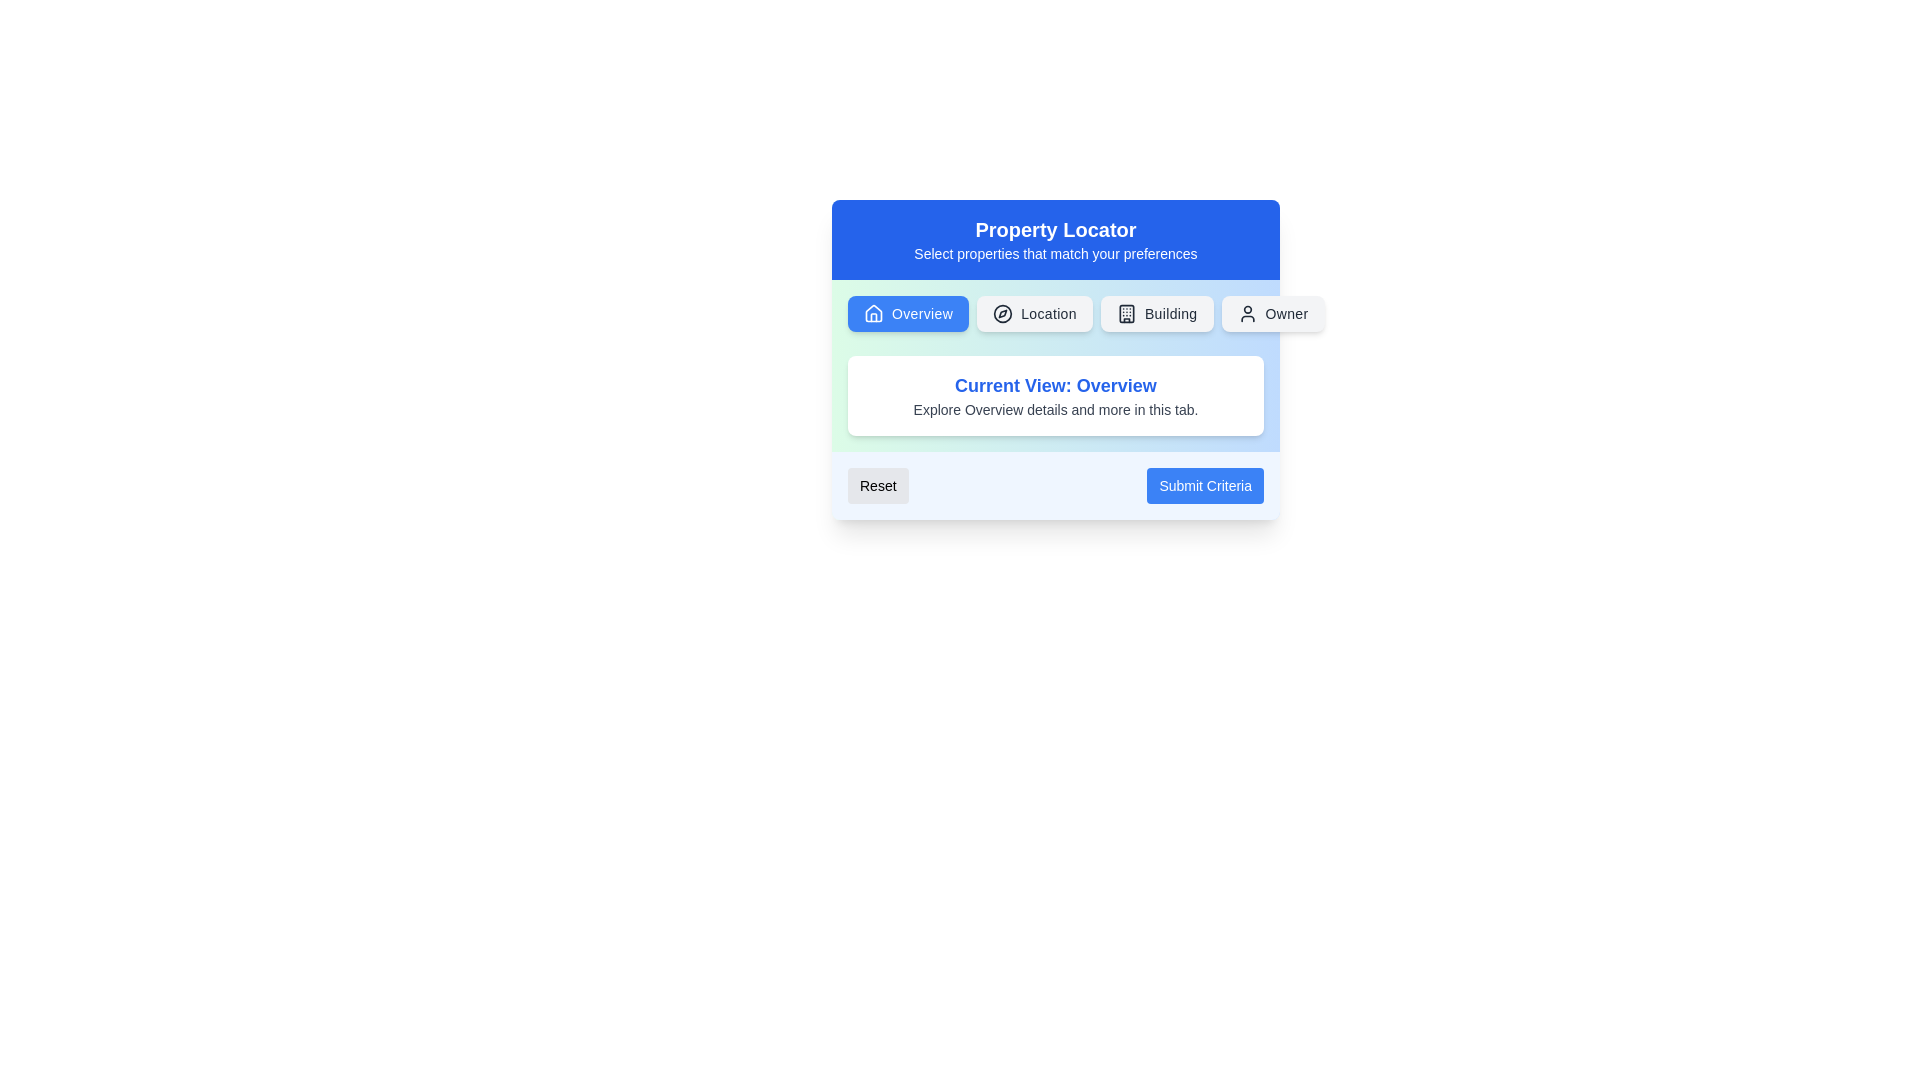  Describe the element at coordinates (921, 313) in the screenshot. I see `the 'Overview' tab label, which is styled in white text on a blue rounded rectangular background, indicating it's an active tab within the navigation bar` at that location.